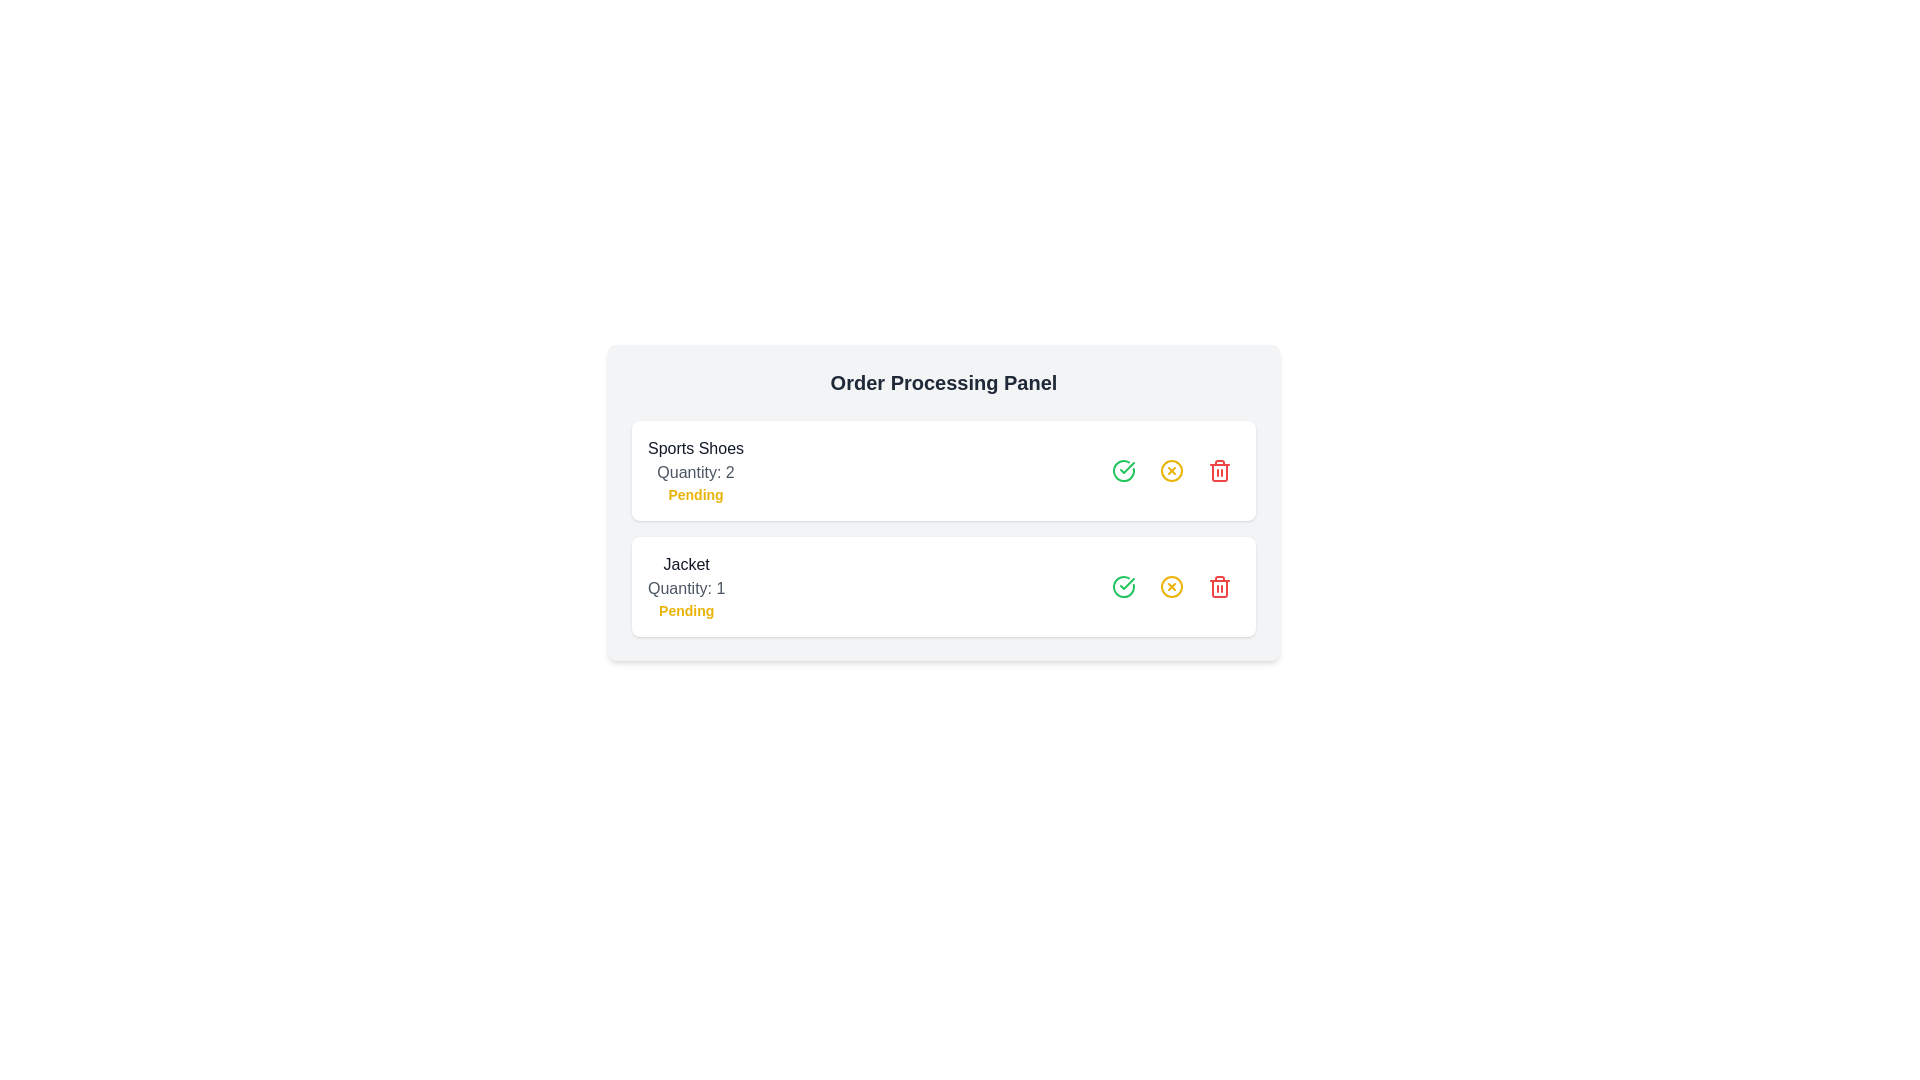 This screenshot has height=1080, width=1920. Describe the element at coordinates (1171, 585) in the screenshot. I see `the circular icon button featuring a yellow cross within a yellow border, positioned between a green checkmark icon and a red trash can icon, below the list of 'Jacket' details` at that location.